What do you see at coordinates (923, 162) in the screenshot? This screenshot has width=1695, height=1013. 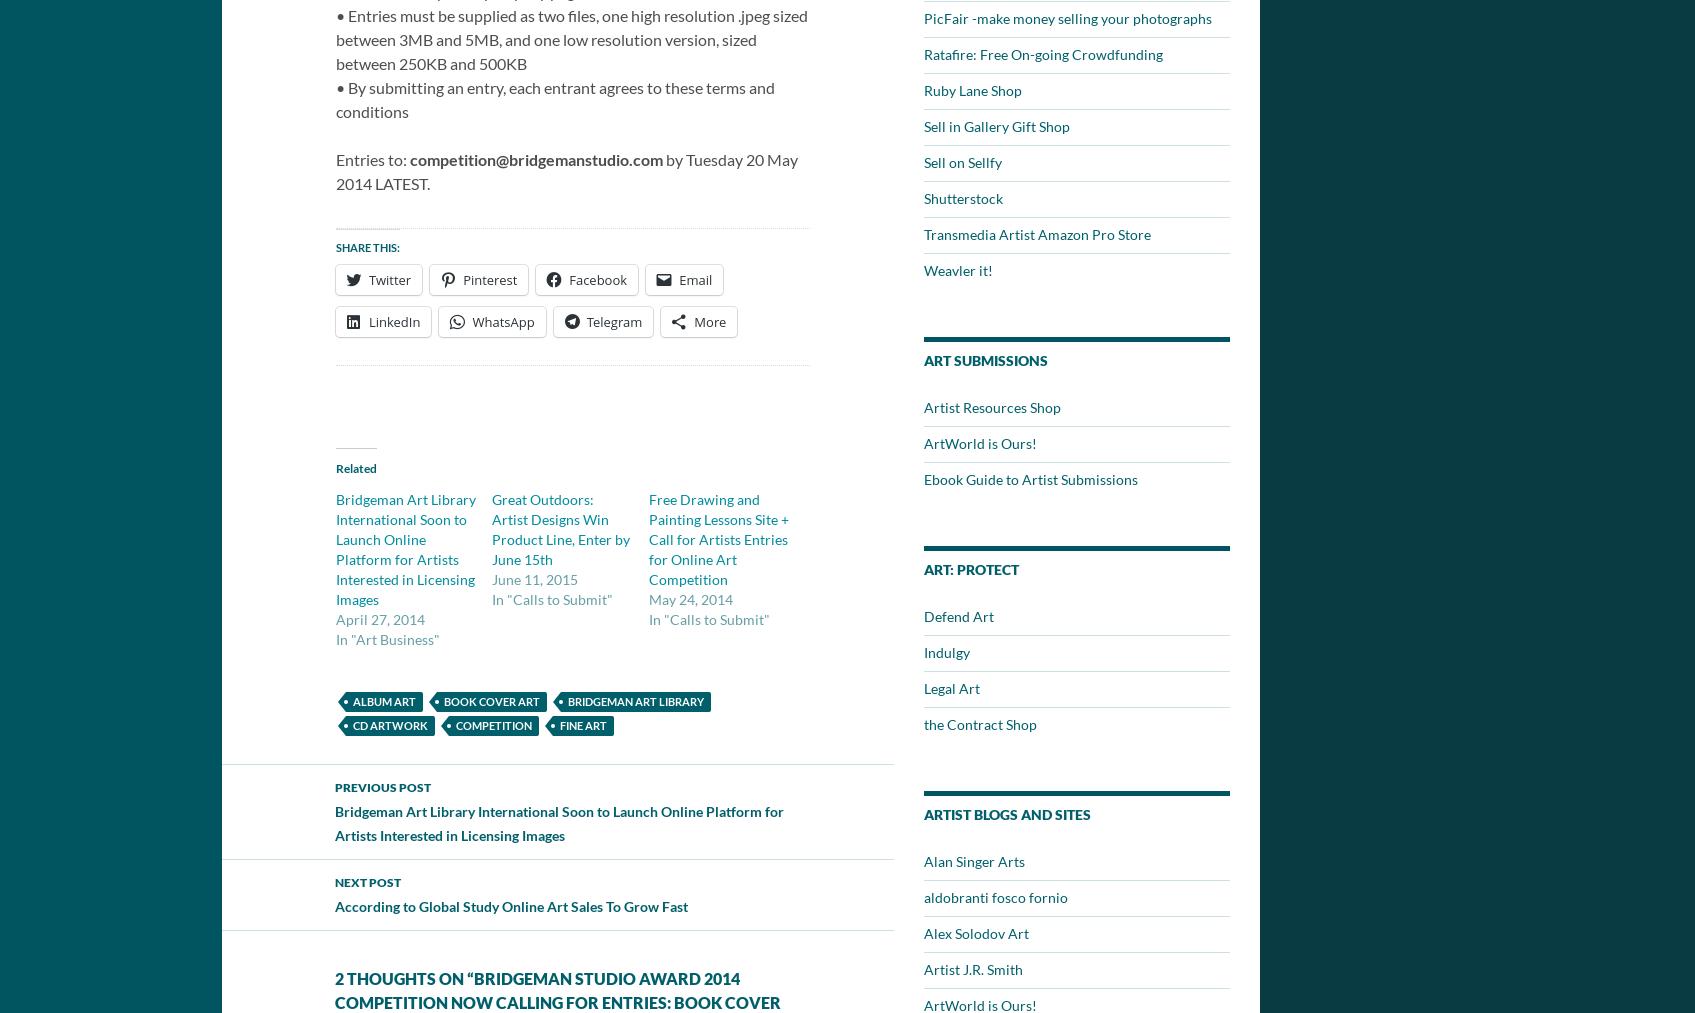 I see `'Sell on Sellfy'` at bounding box center [923, 162].